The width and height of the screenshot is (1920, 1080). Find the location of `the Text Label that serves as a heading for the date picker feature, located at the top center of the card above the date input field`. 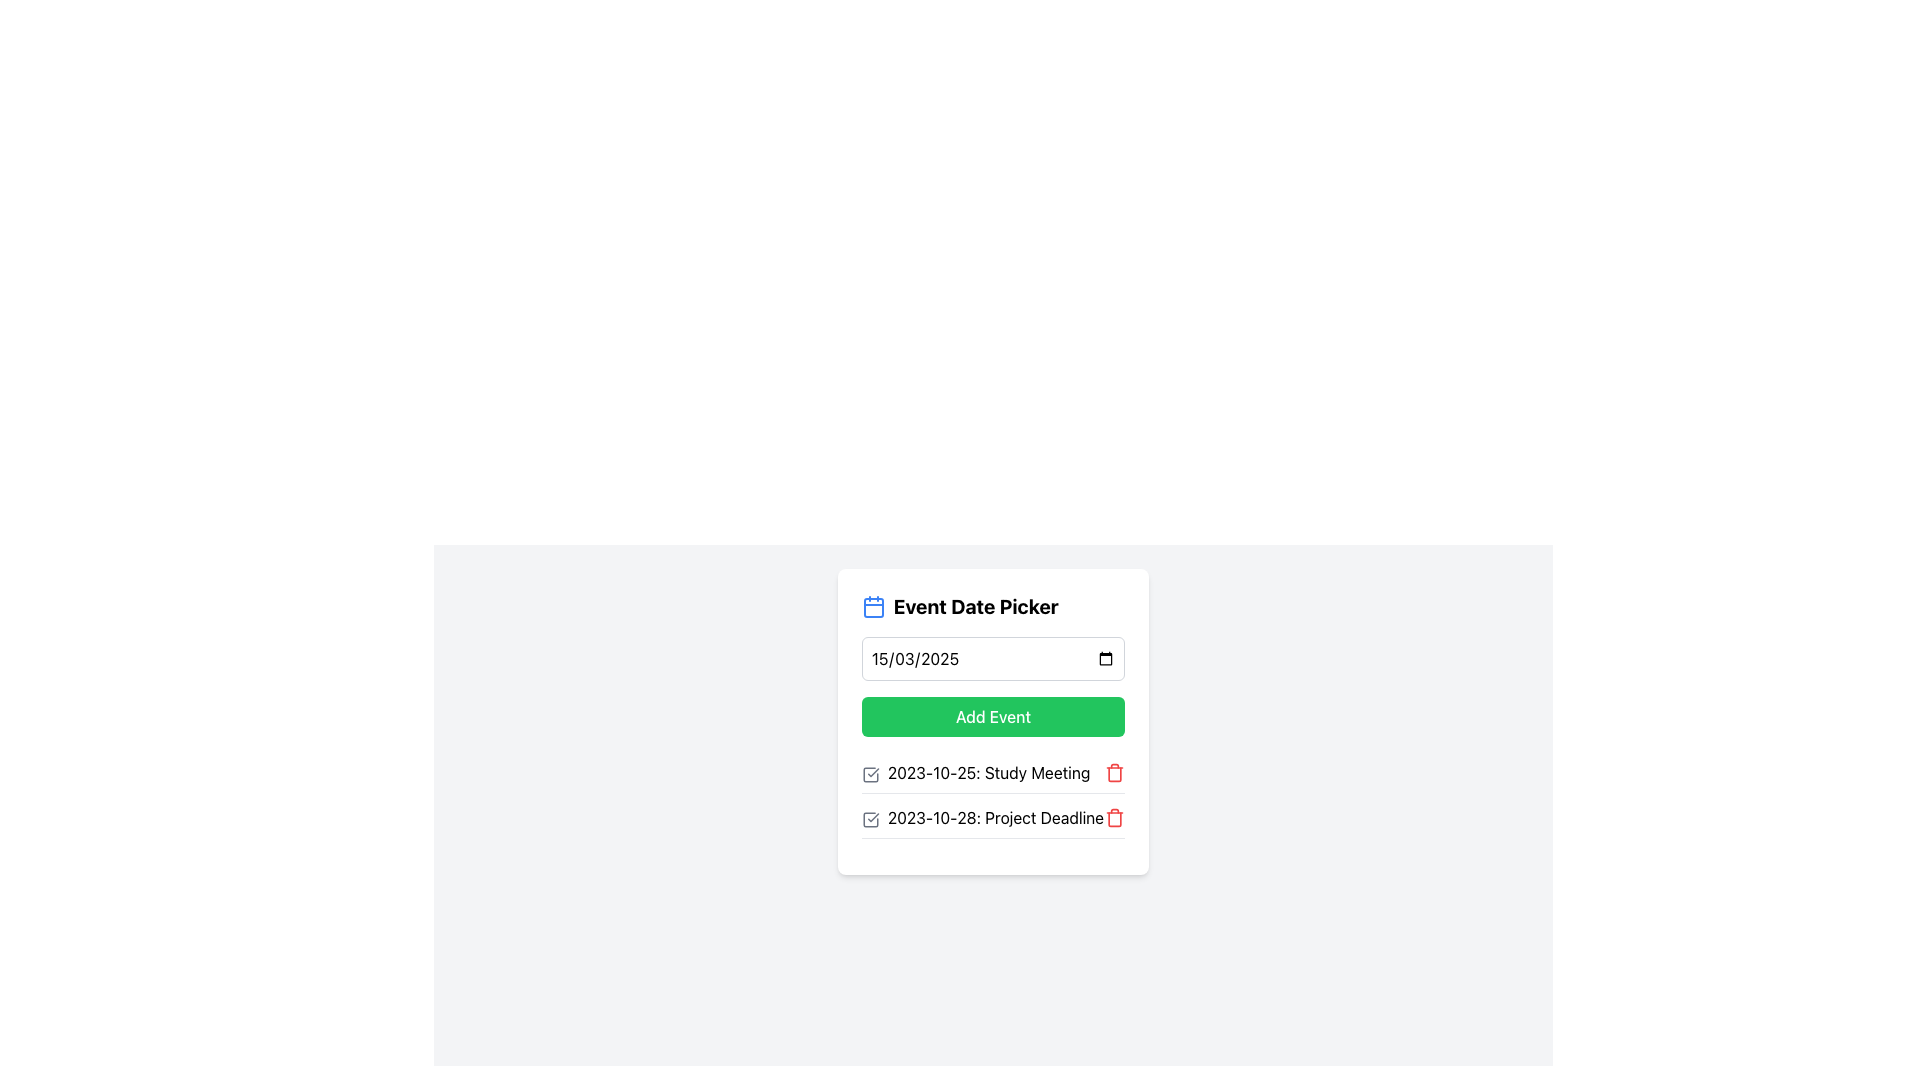

the Text Label that serves as a heading for the date picker feature, located at the top center of the card above the date input field is located at coordinates (993, 605).